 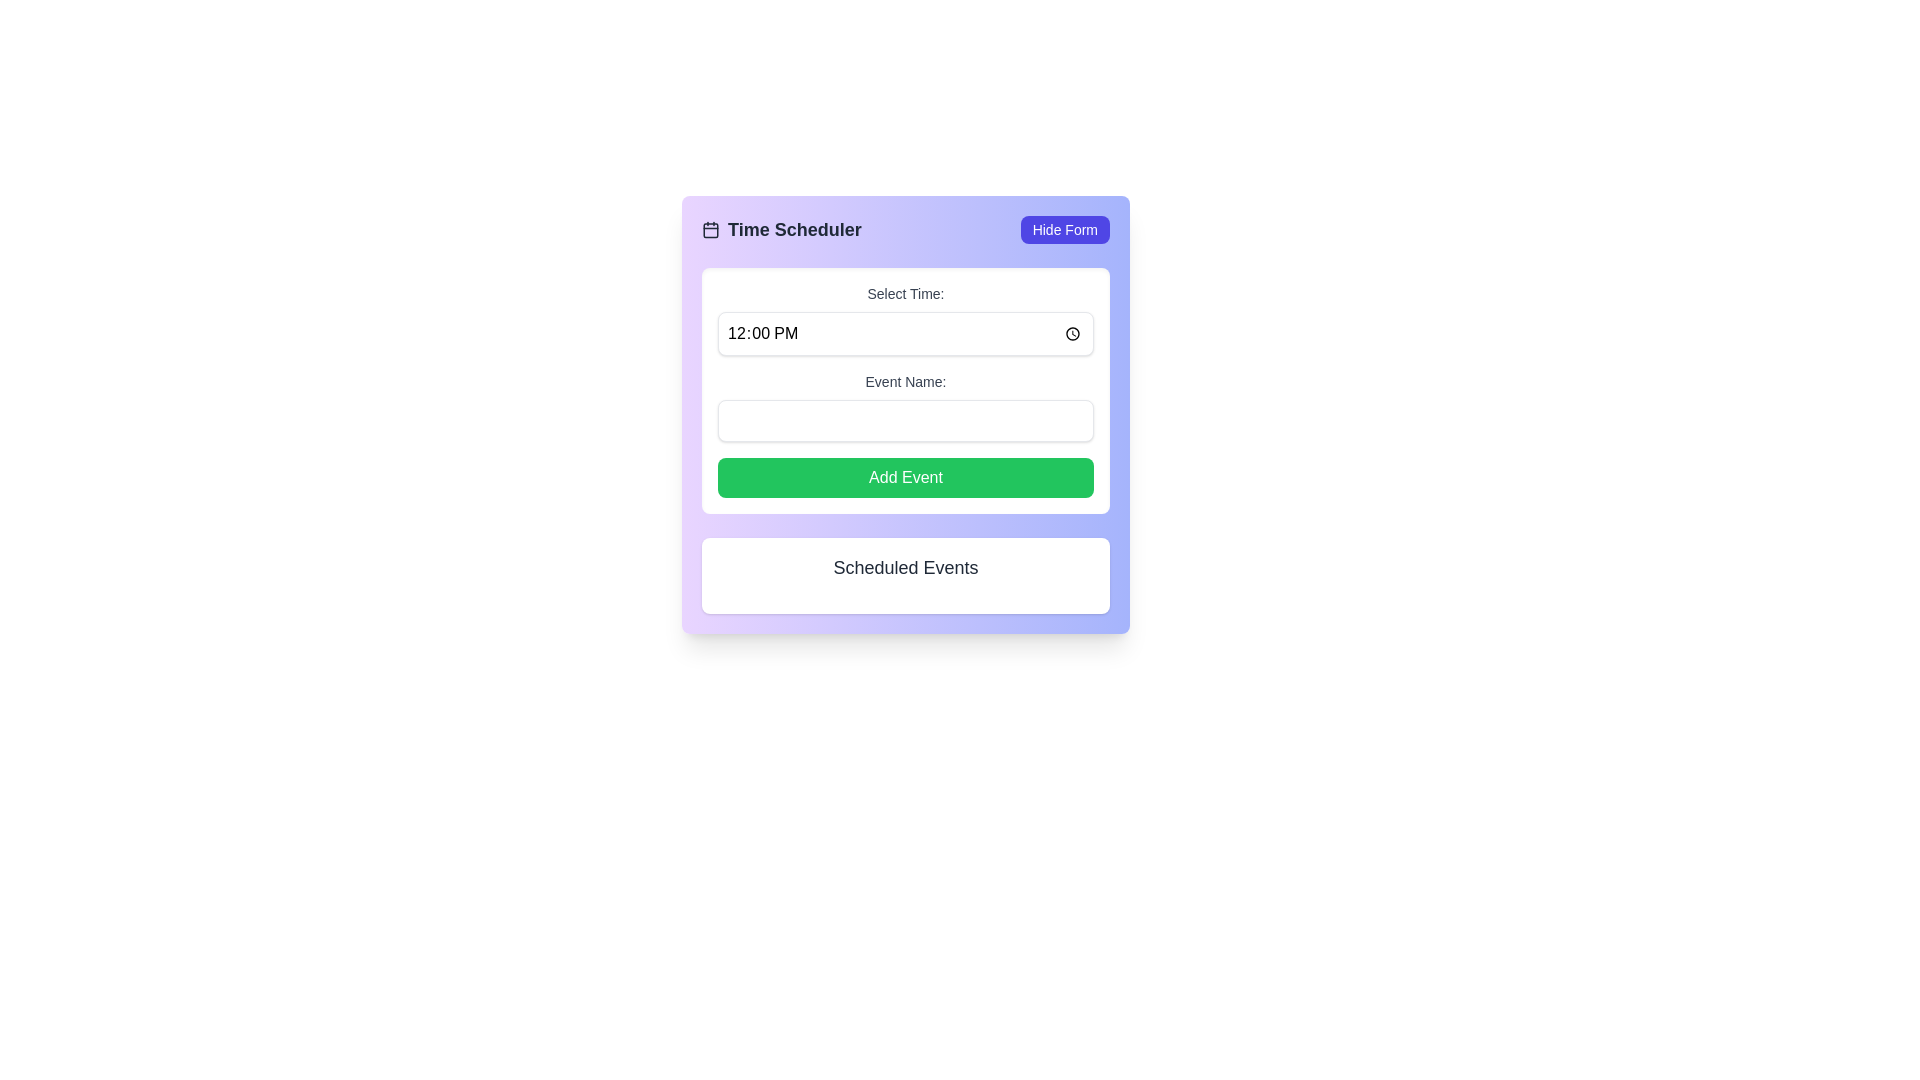 I want to click on the 'Hide Form' button at the top section of the card layout, so click(x=905, y=229).